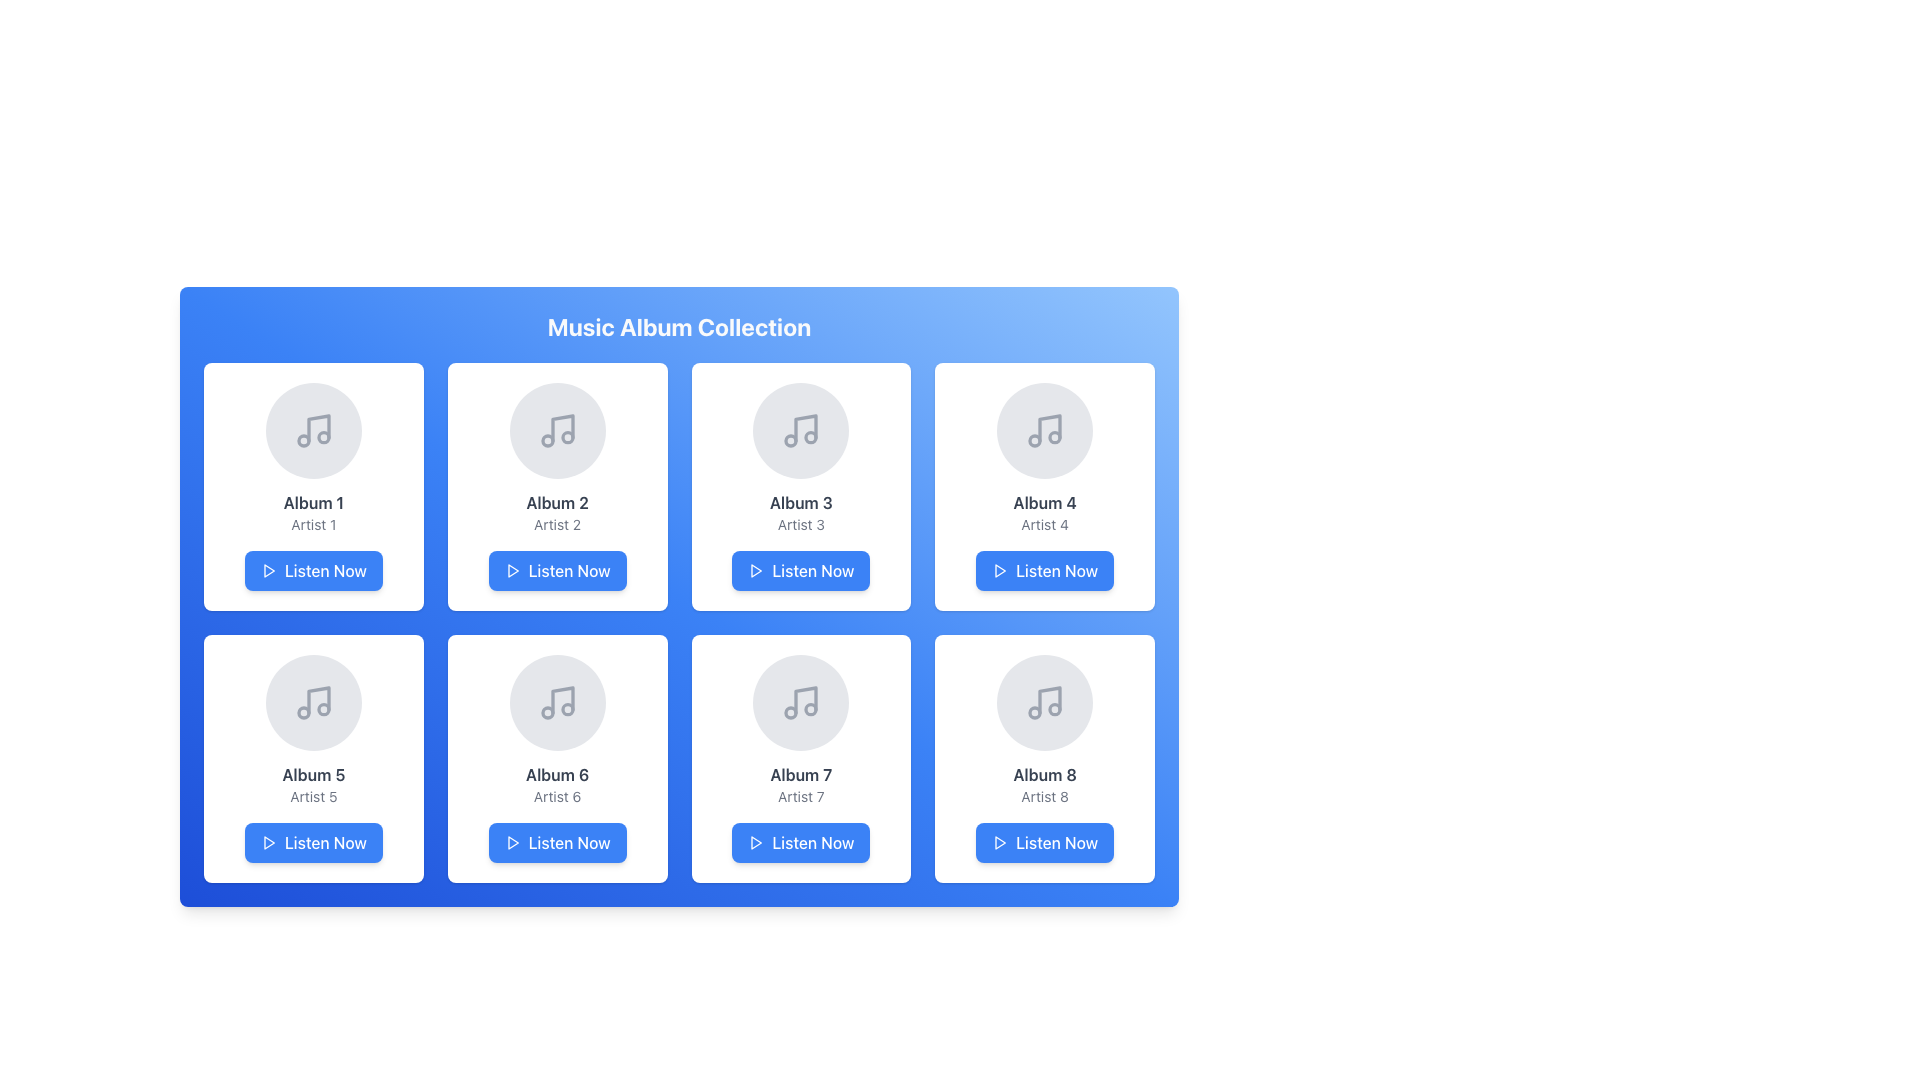 This screenshot has height=1080, width=1920. I want to click on the musical note icon in a circular gray background located in the third slot of the first row, under the title 'Album 3 Artist 3', so click(801, 430).